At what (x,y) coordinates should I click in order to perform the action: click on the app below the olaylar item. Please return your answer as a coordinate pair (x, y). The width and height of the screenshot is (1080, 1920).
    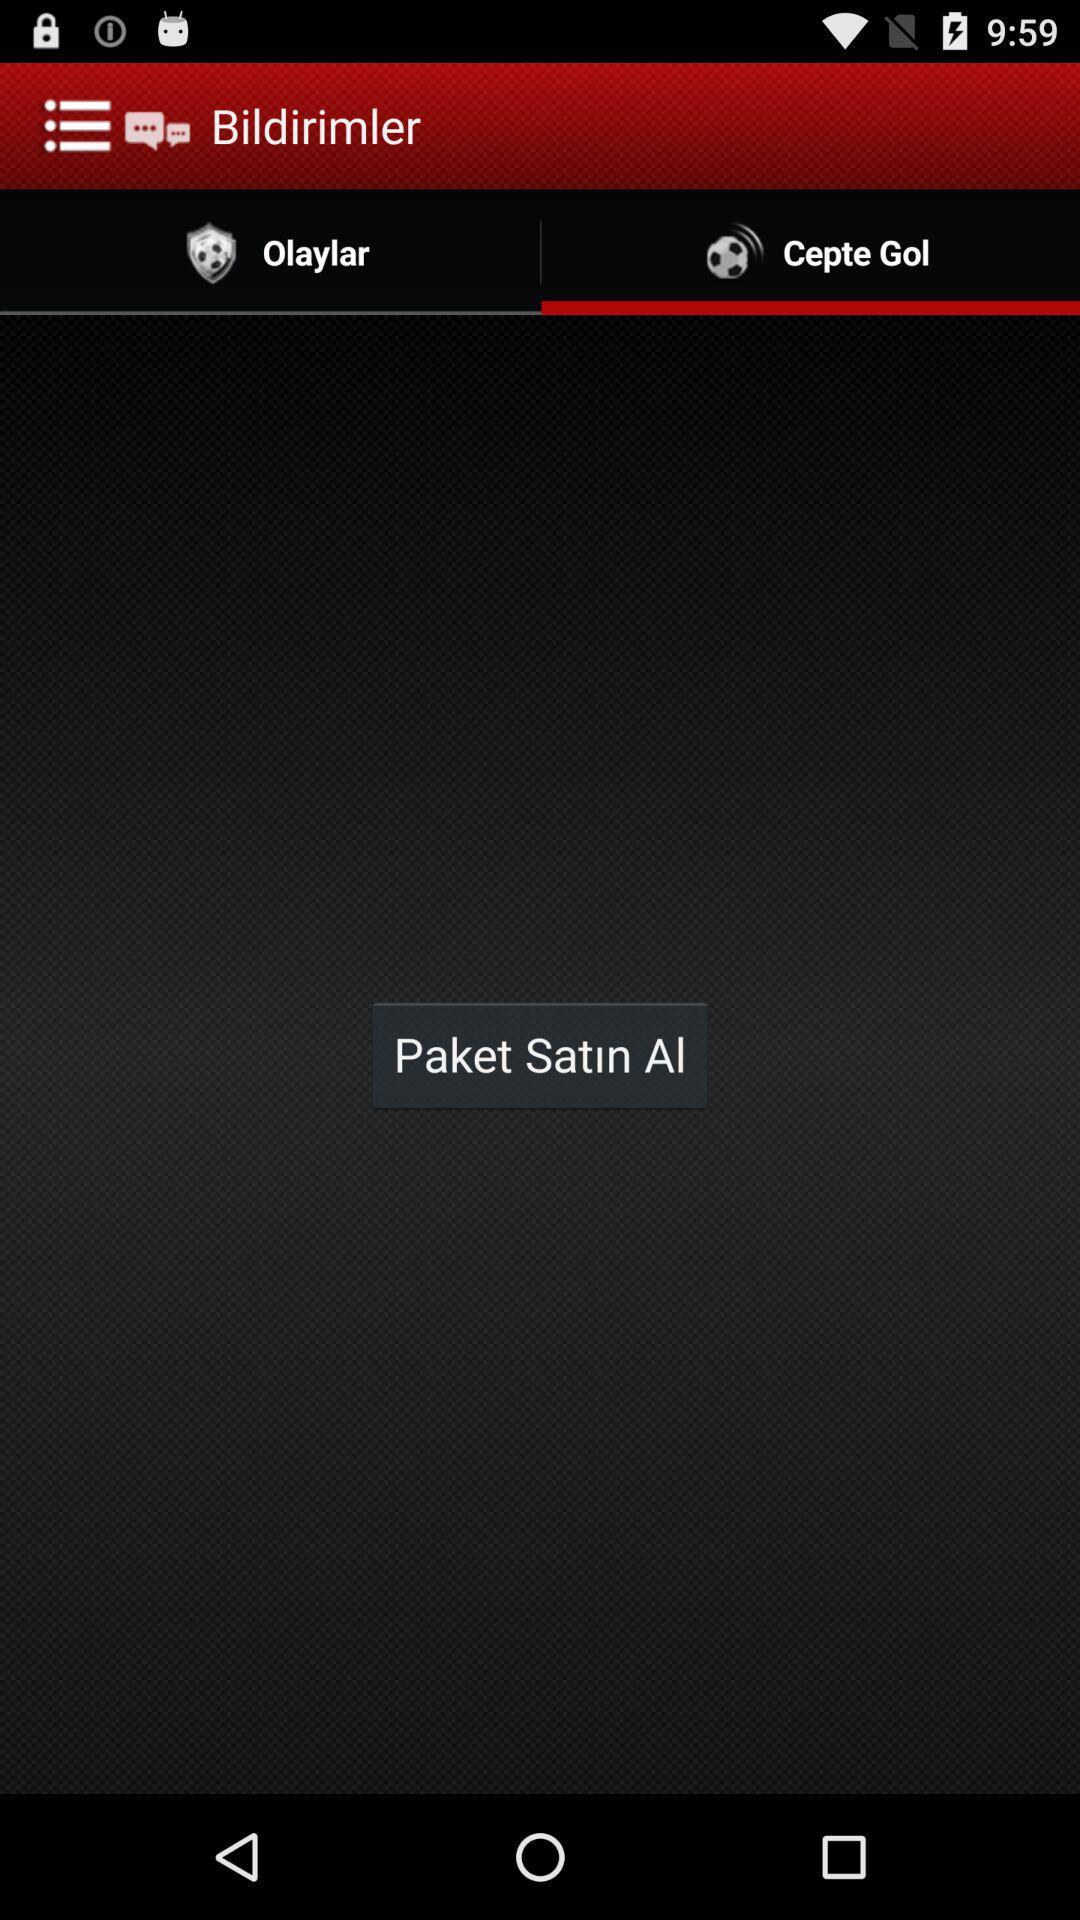
    Looking at the image, I should click on (540, 1053).